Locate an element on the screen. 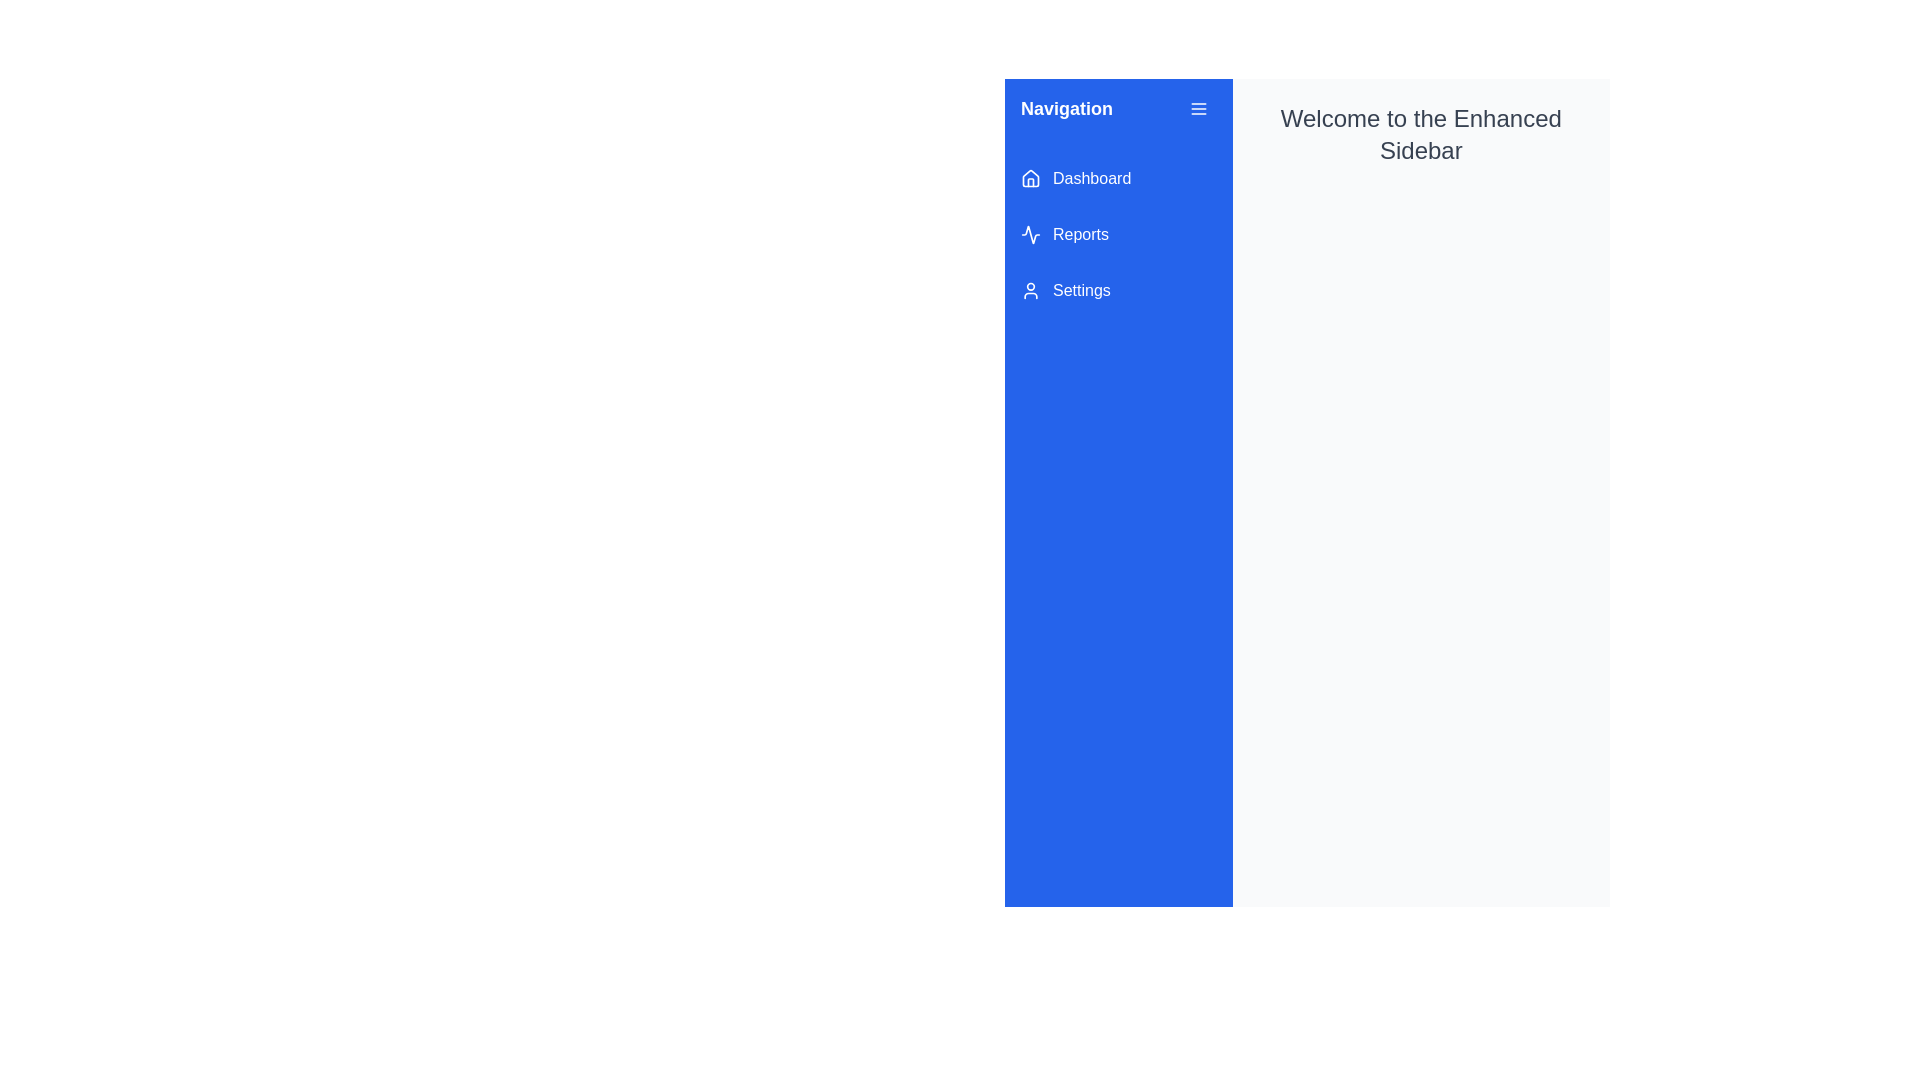 This screenshot has width=1920, height=1080. 'Settings' text label in the navigation menu, which is the third label following 'Dashboard' and 'Reports' is located at coordinates (1080, 290).